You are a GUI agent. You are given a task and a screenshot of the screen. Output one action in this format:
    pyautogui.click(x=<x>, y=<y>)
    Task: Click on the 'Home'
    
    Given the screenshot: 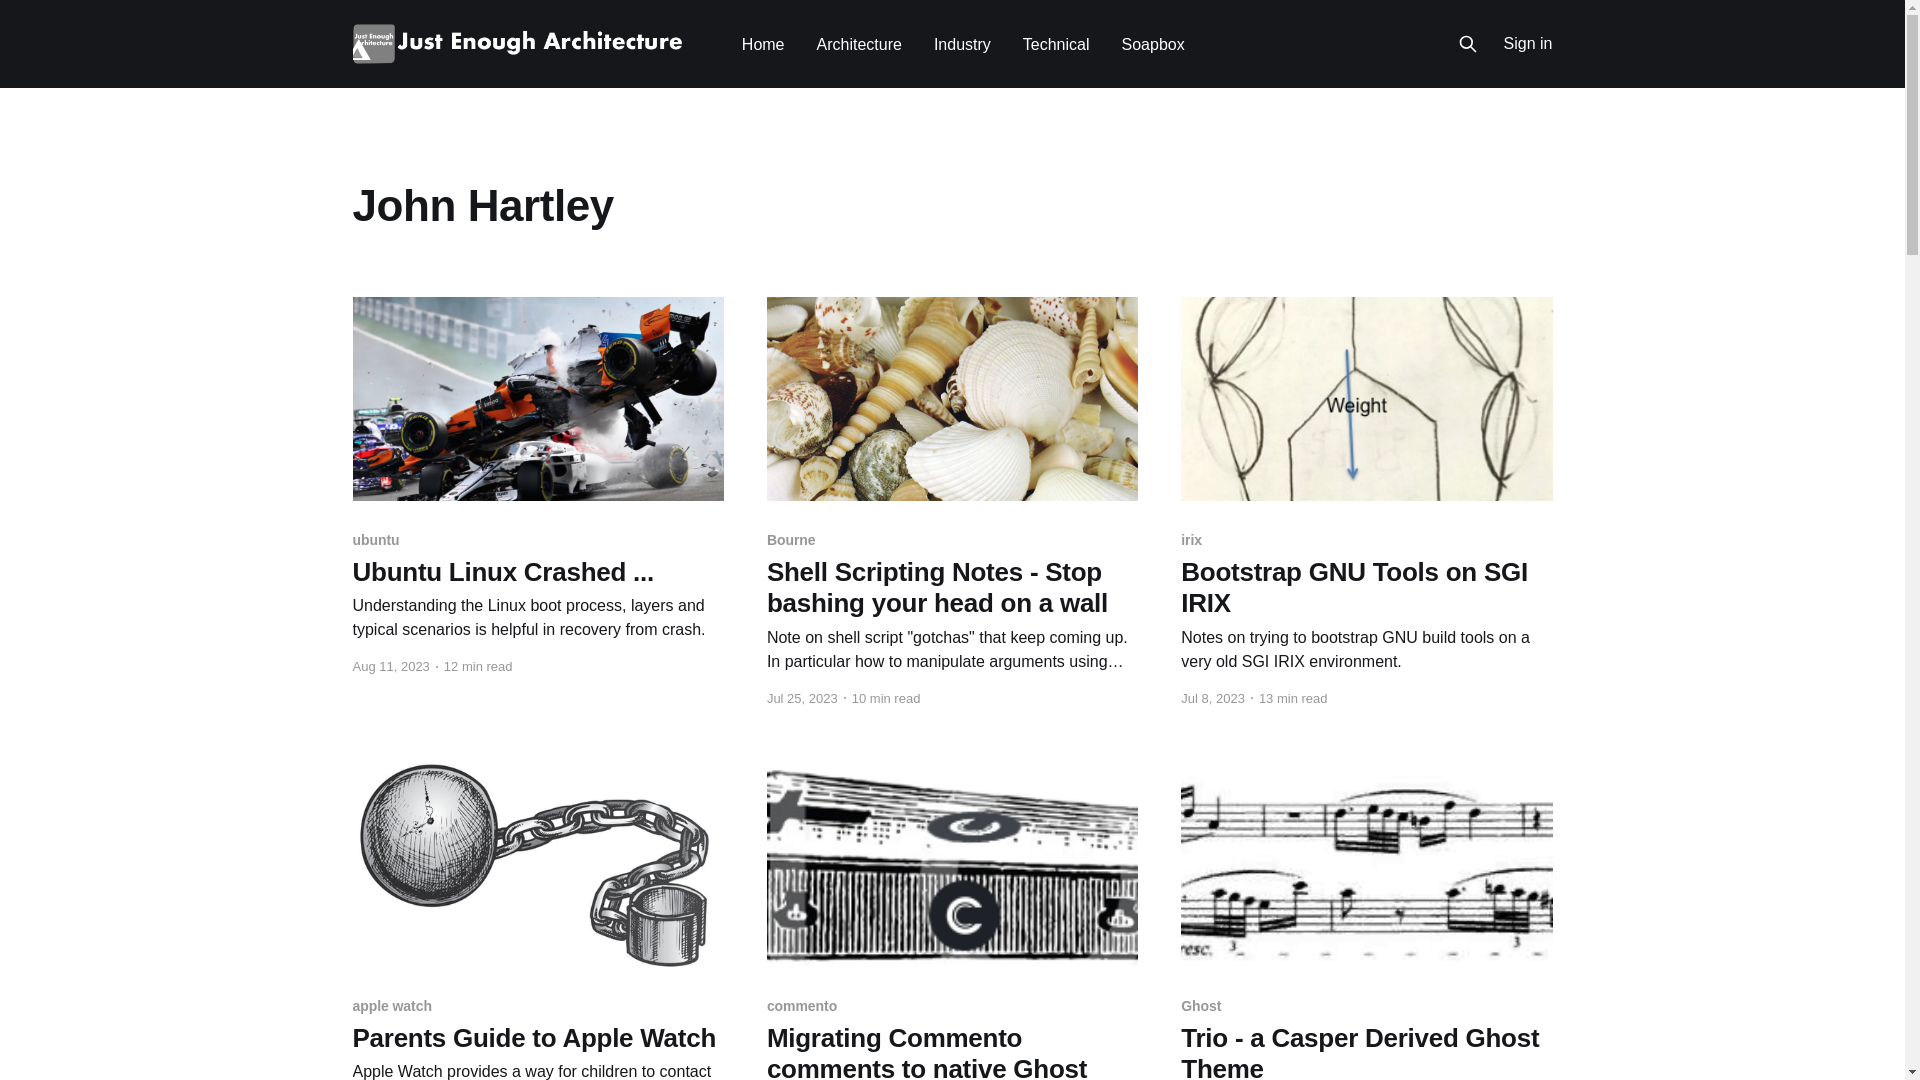 What is the action you would take?
    pyautogui.click(x=741, y=44)
    